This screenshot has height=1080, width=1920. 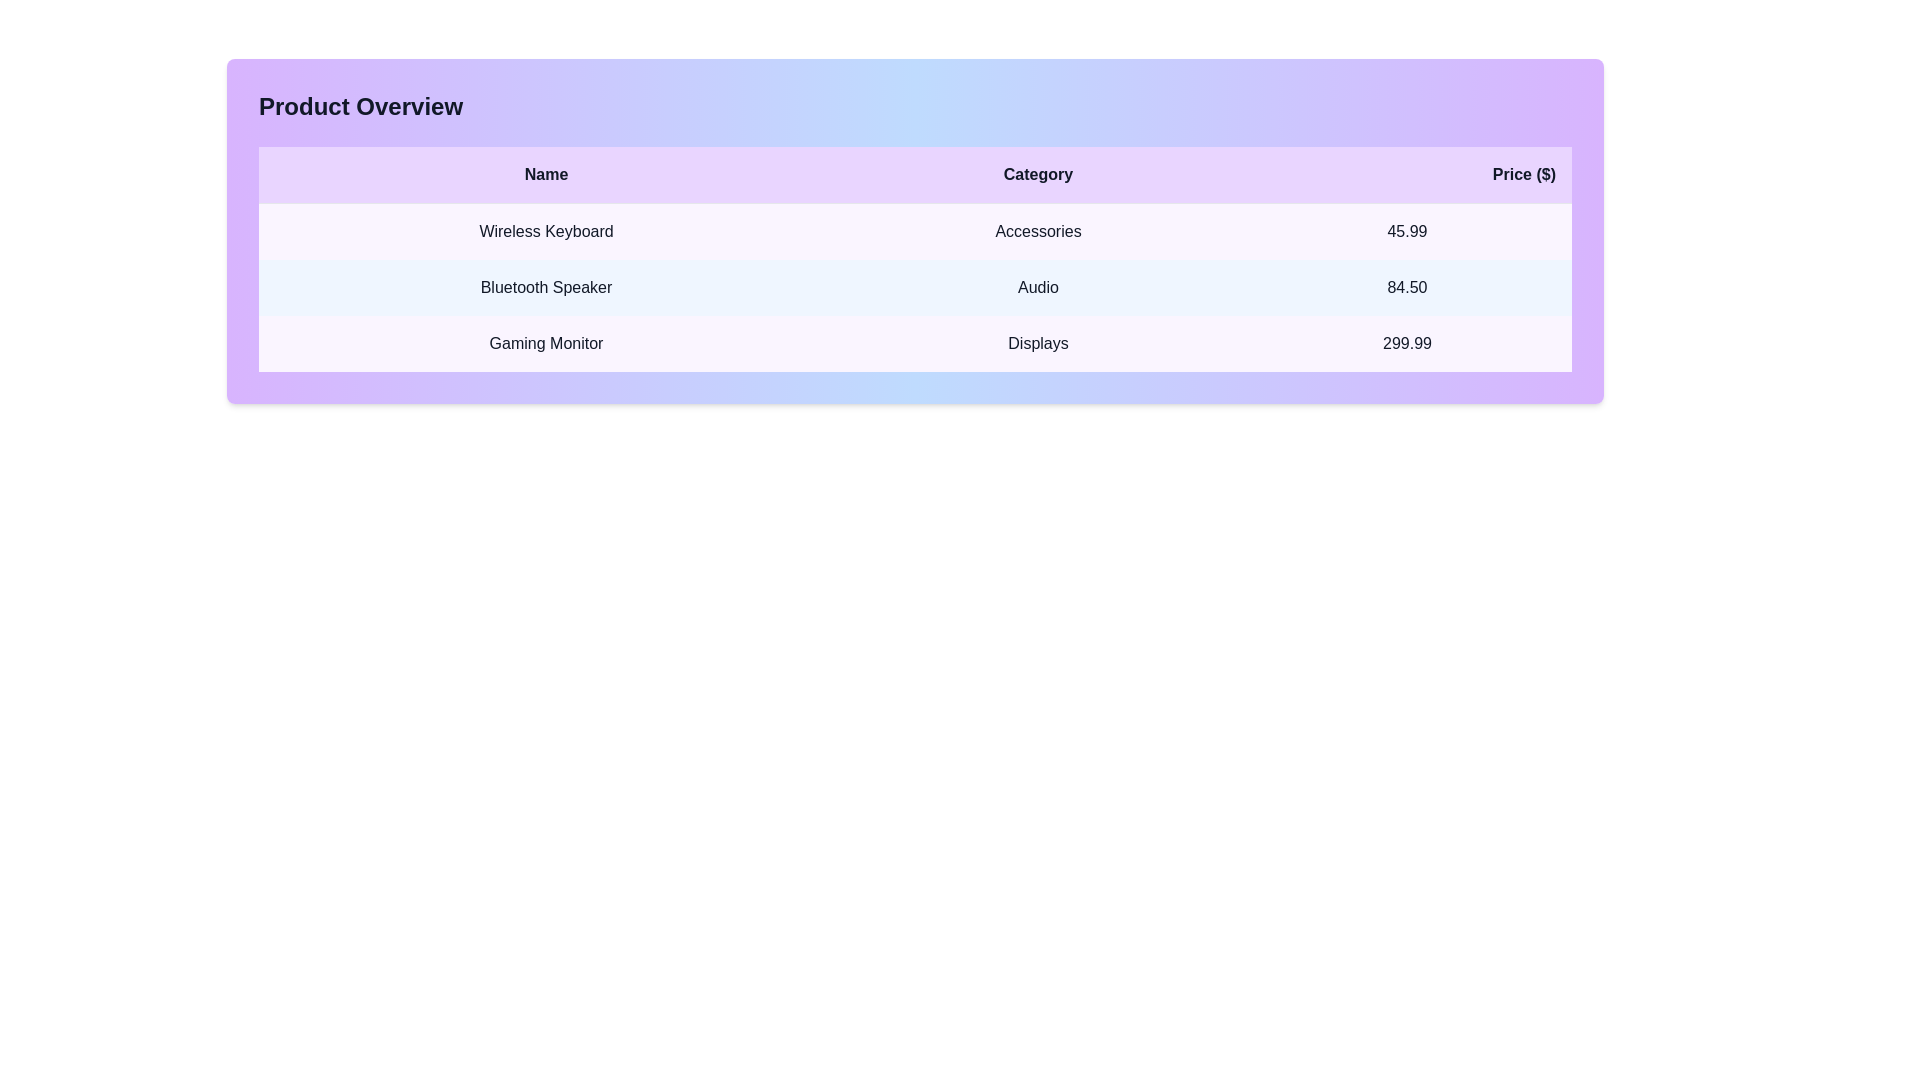 What do you see at coordinates (546, 342) in the screenshot?
I see `the text display element that shows the name 'Gaming Monitor', which is located in the first cell of the third row under the 'Name' column in the product overview table` at bounding box center [546, 342].